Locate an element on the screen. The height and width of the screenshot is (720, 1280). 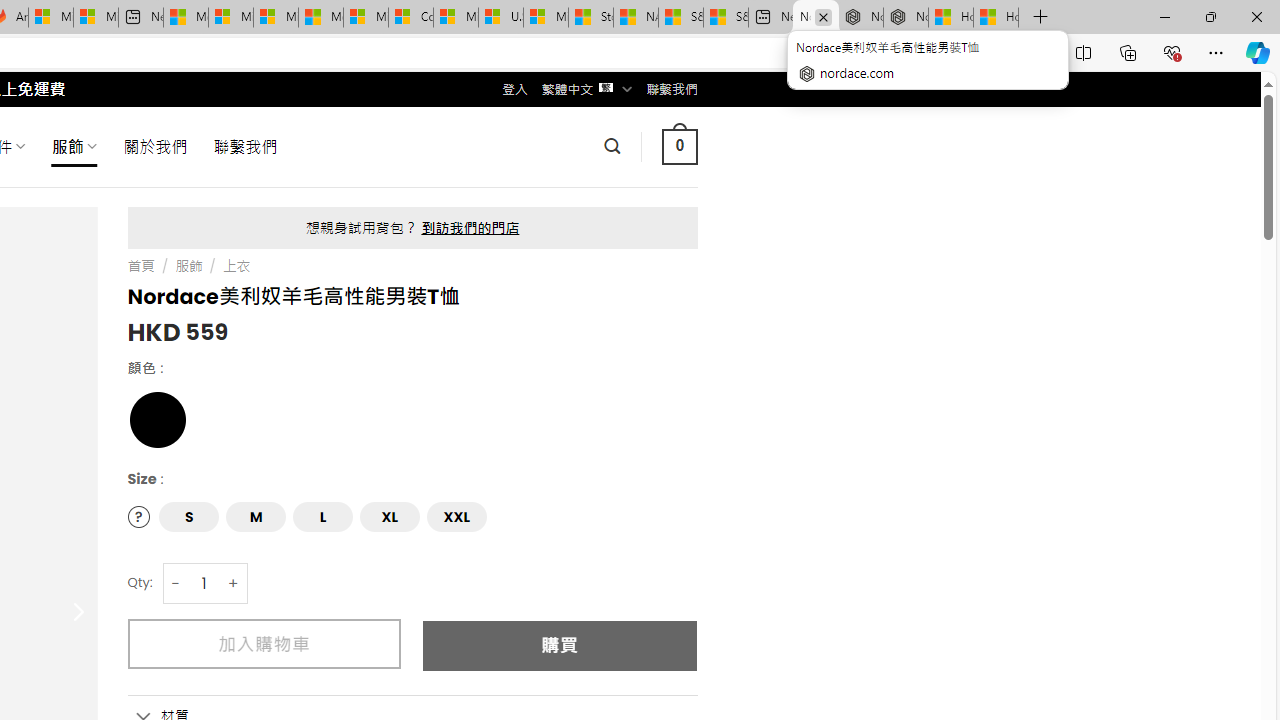
'Restore' is located at coordinates (1209, 16).